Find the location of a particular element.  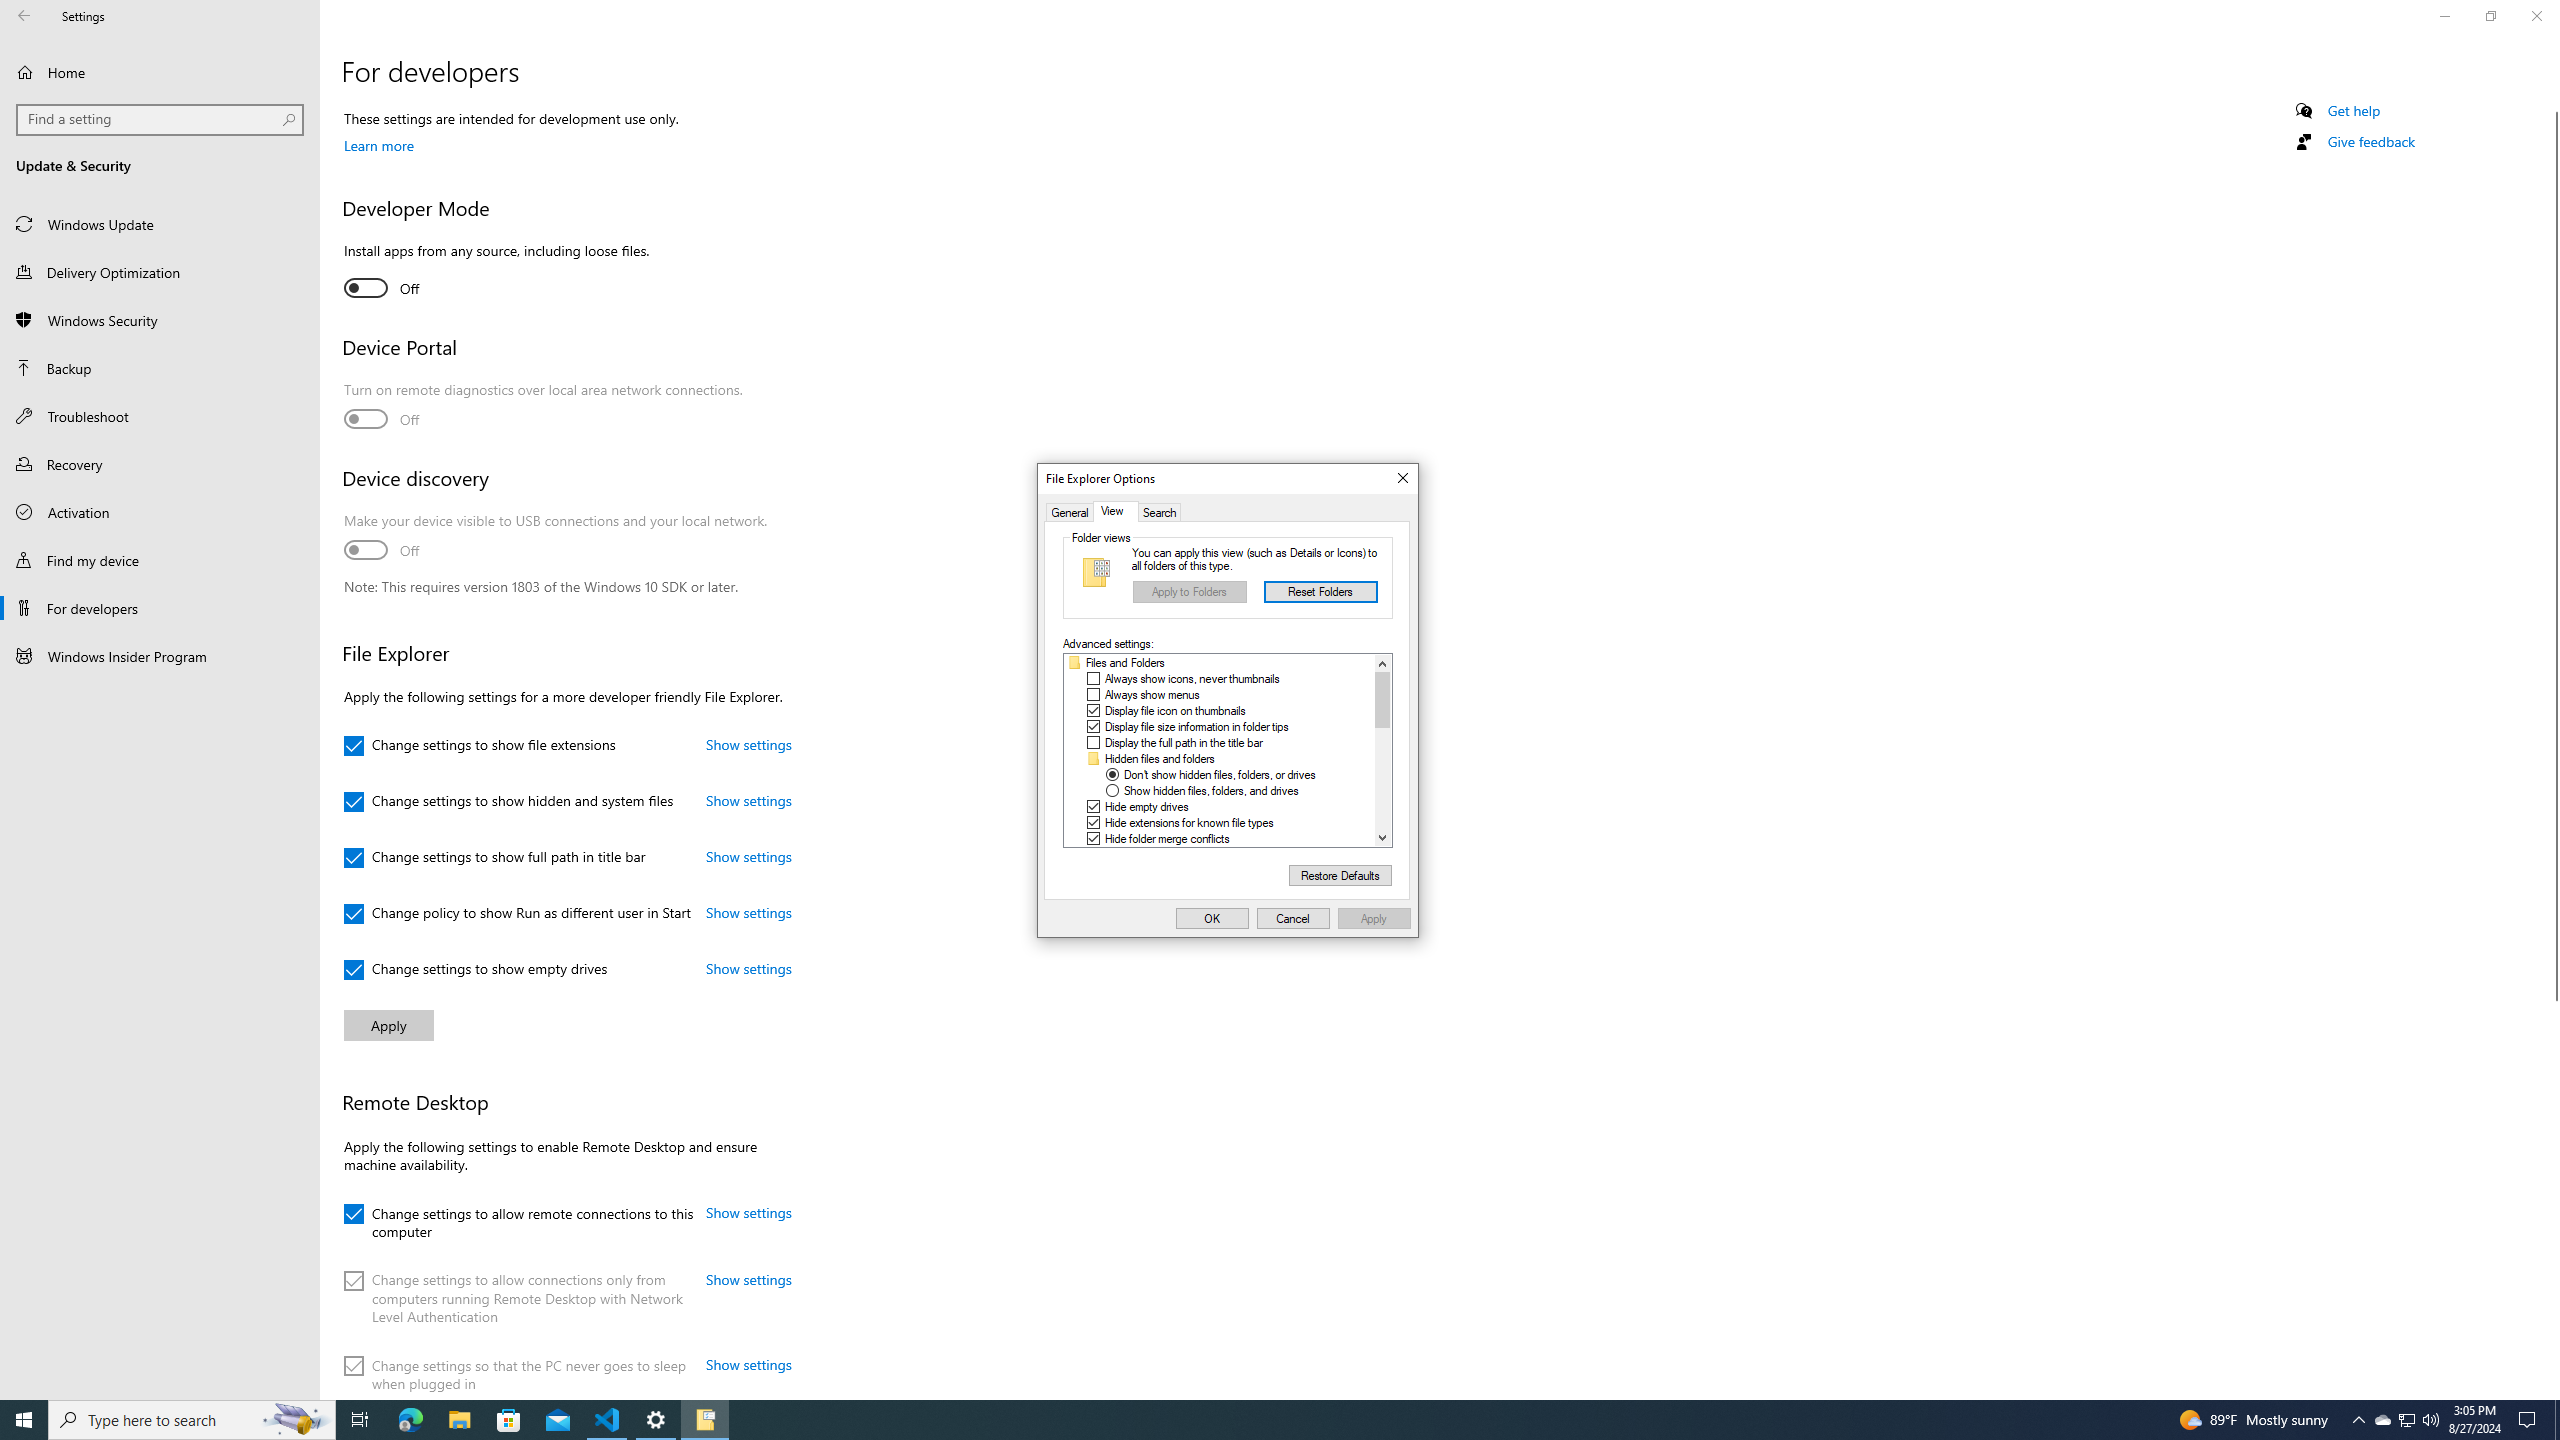

'Microsoft Store' is located at coordinates (509, 1418).